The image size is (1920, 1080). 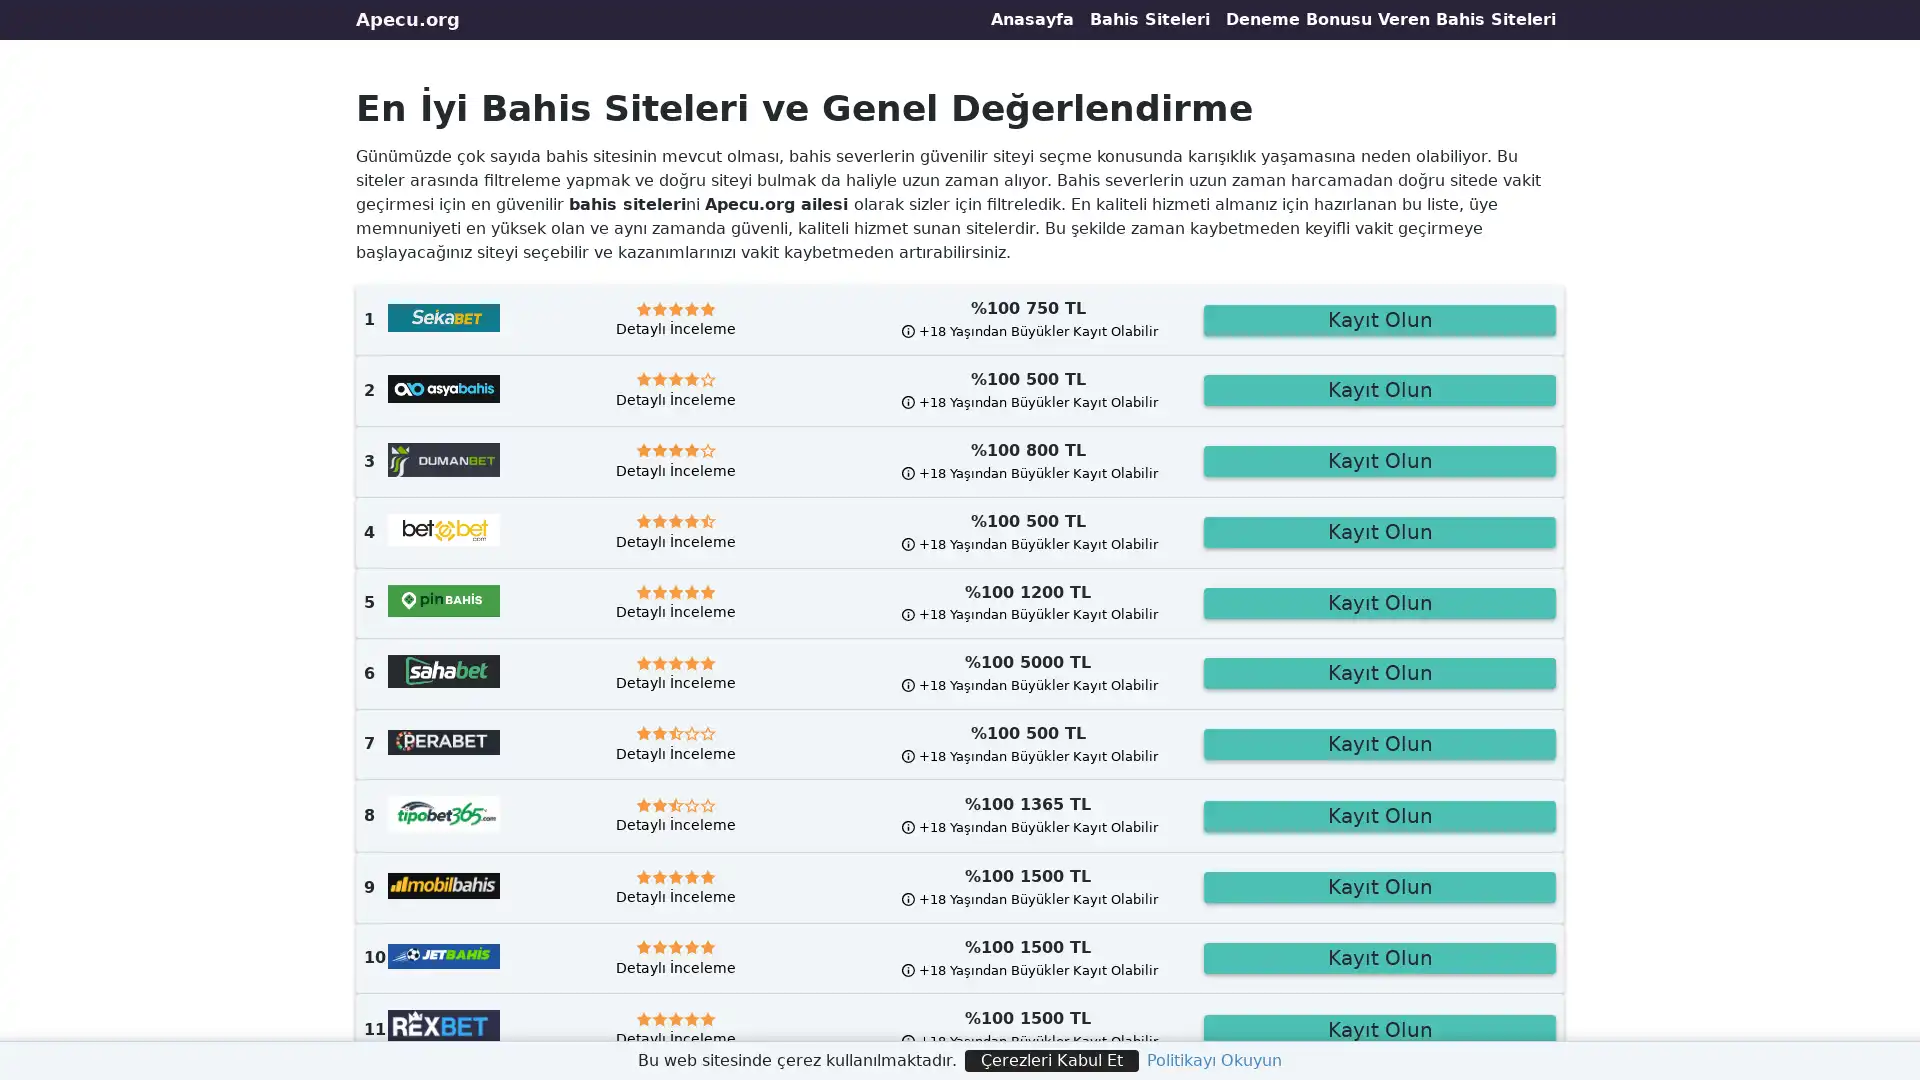 I want to click on Load terms and conditions, so click(x=1027, y=827).